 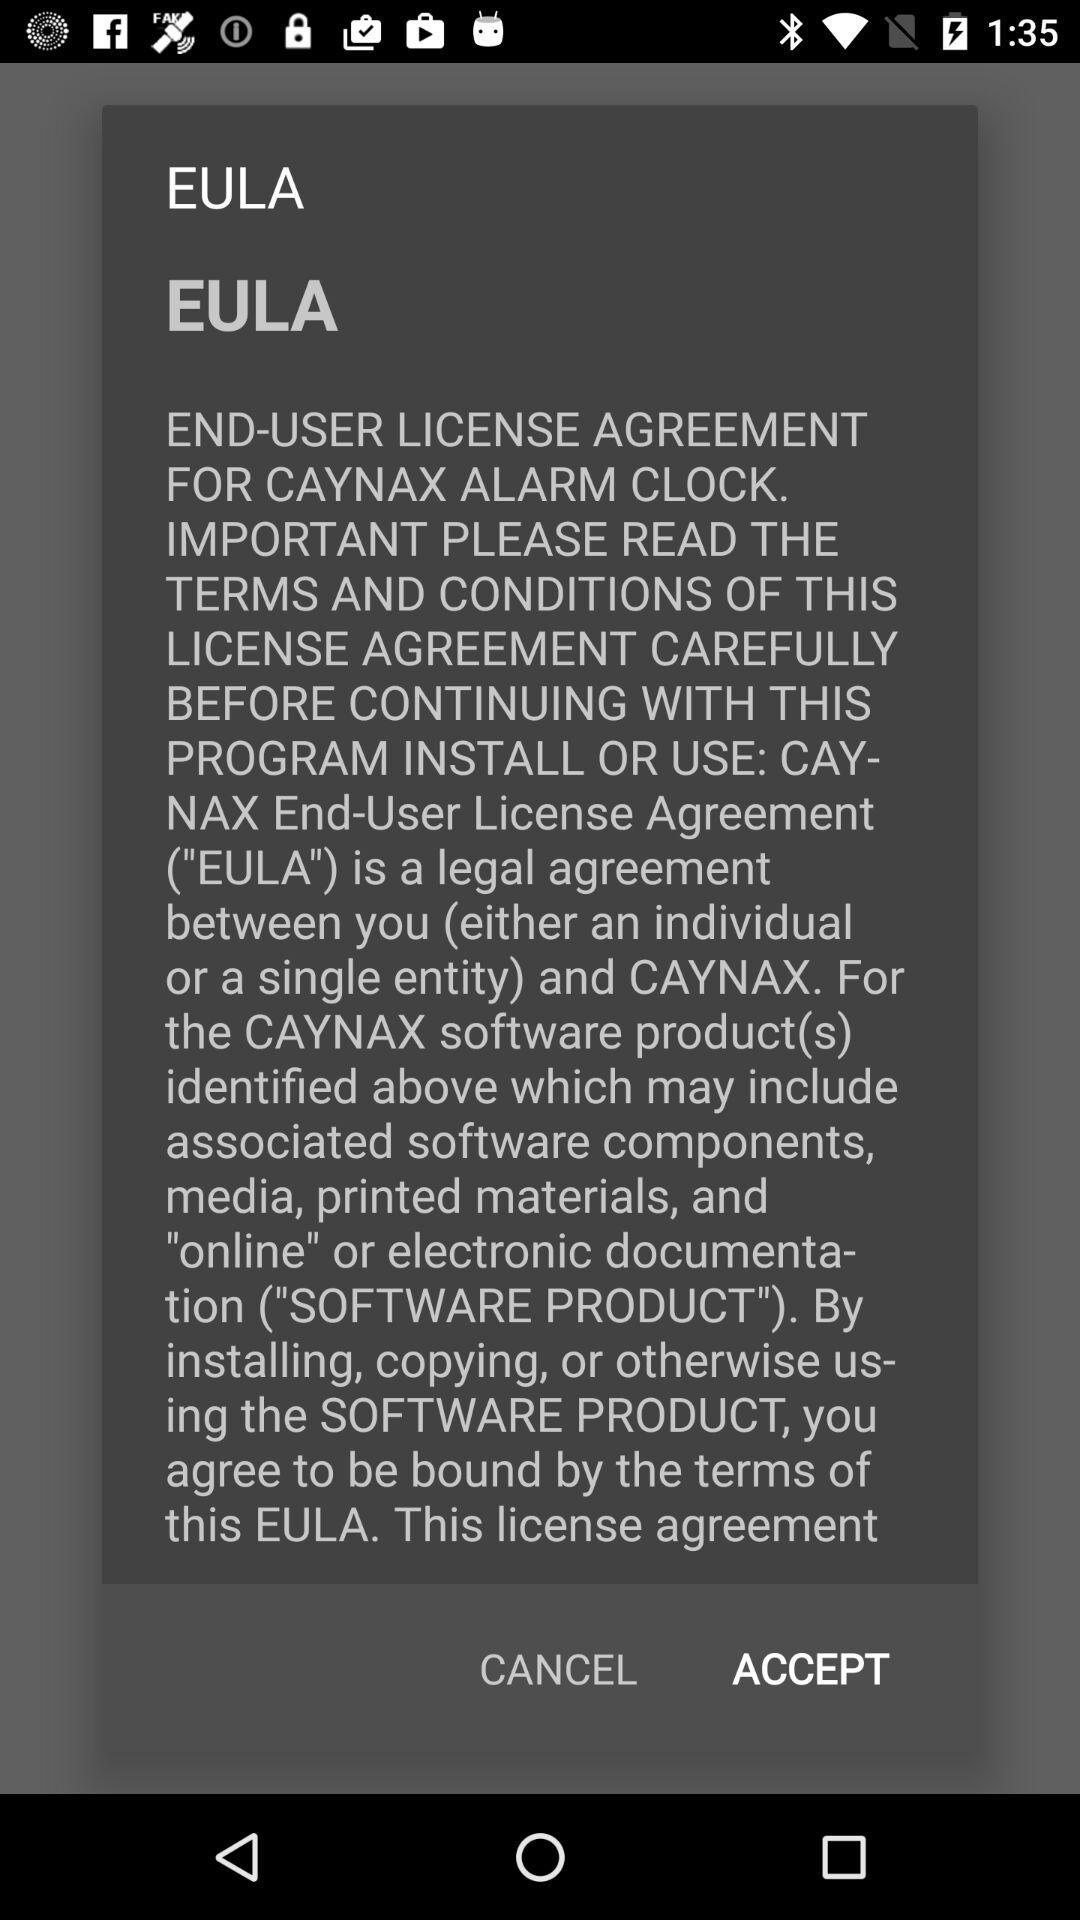 What do you see at coordinates (558, 1668) in the screenshot?
I see `the cancel` at bounding box center [558, 1668].